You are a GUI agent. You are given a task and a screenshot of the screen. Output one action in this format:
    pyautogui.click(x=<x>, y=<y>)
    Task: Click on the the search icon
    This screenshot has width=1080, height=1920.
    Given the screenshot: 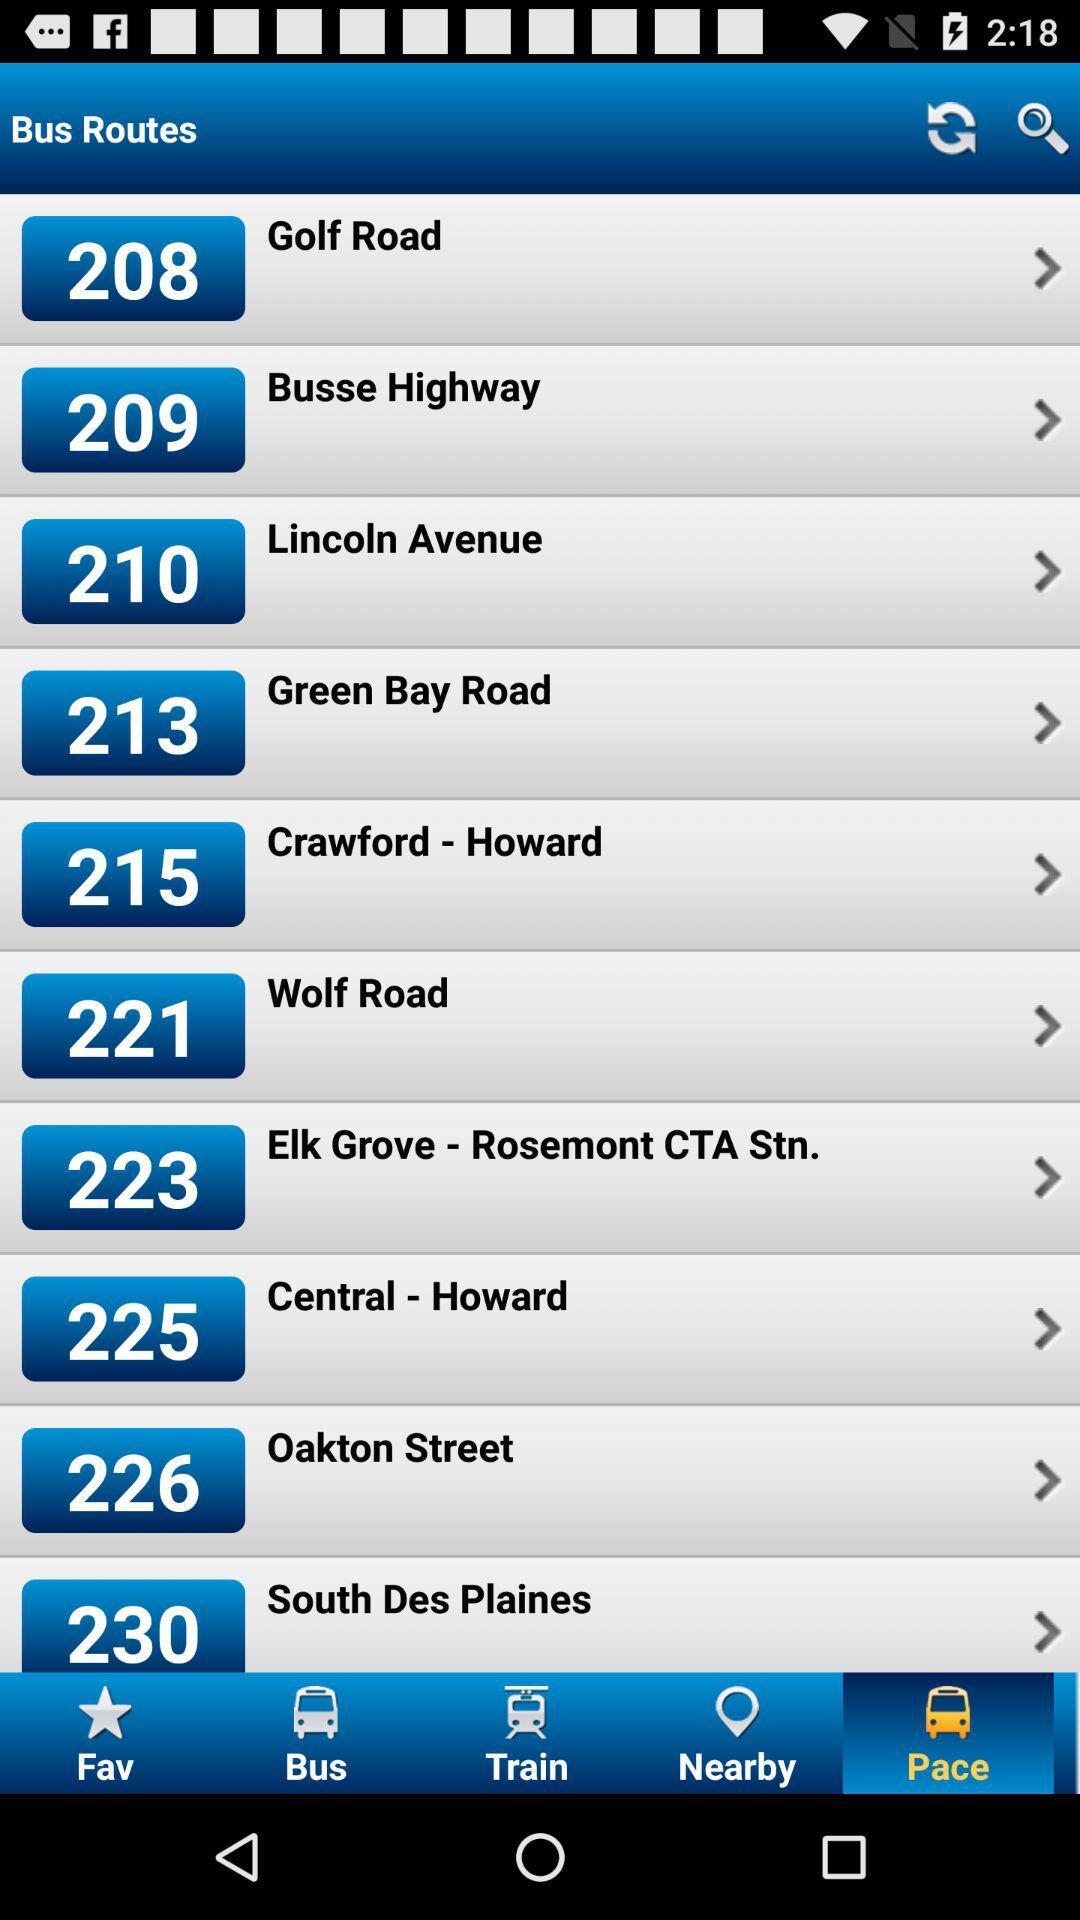 What is the action you would take?
    pyautogui.click(x=1042, y=136)
    